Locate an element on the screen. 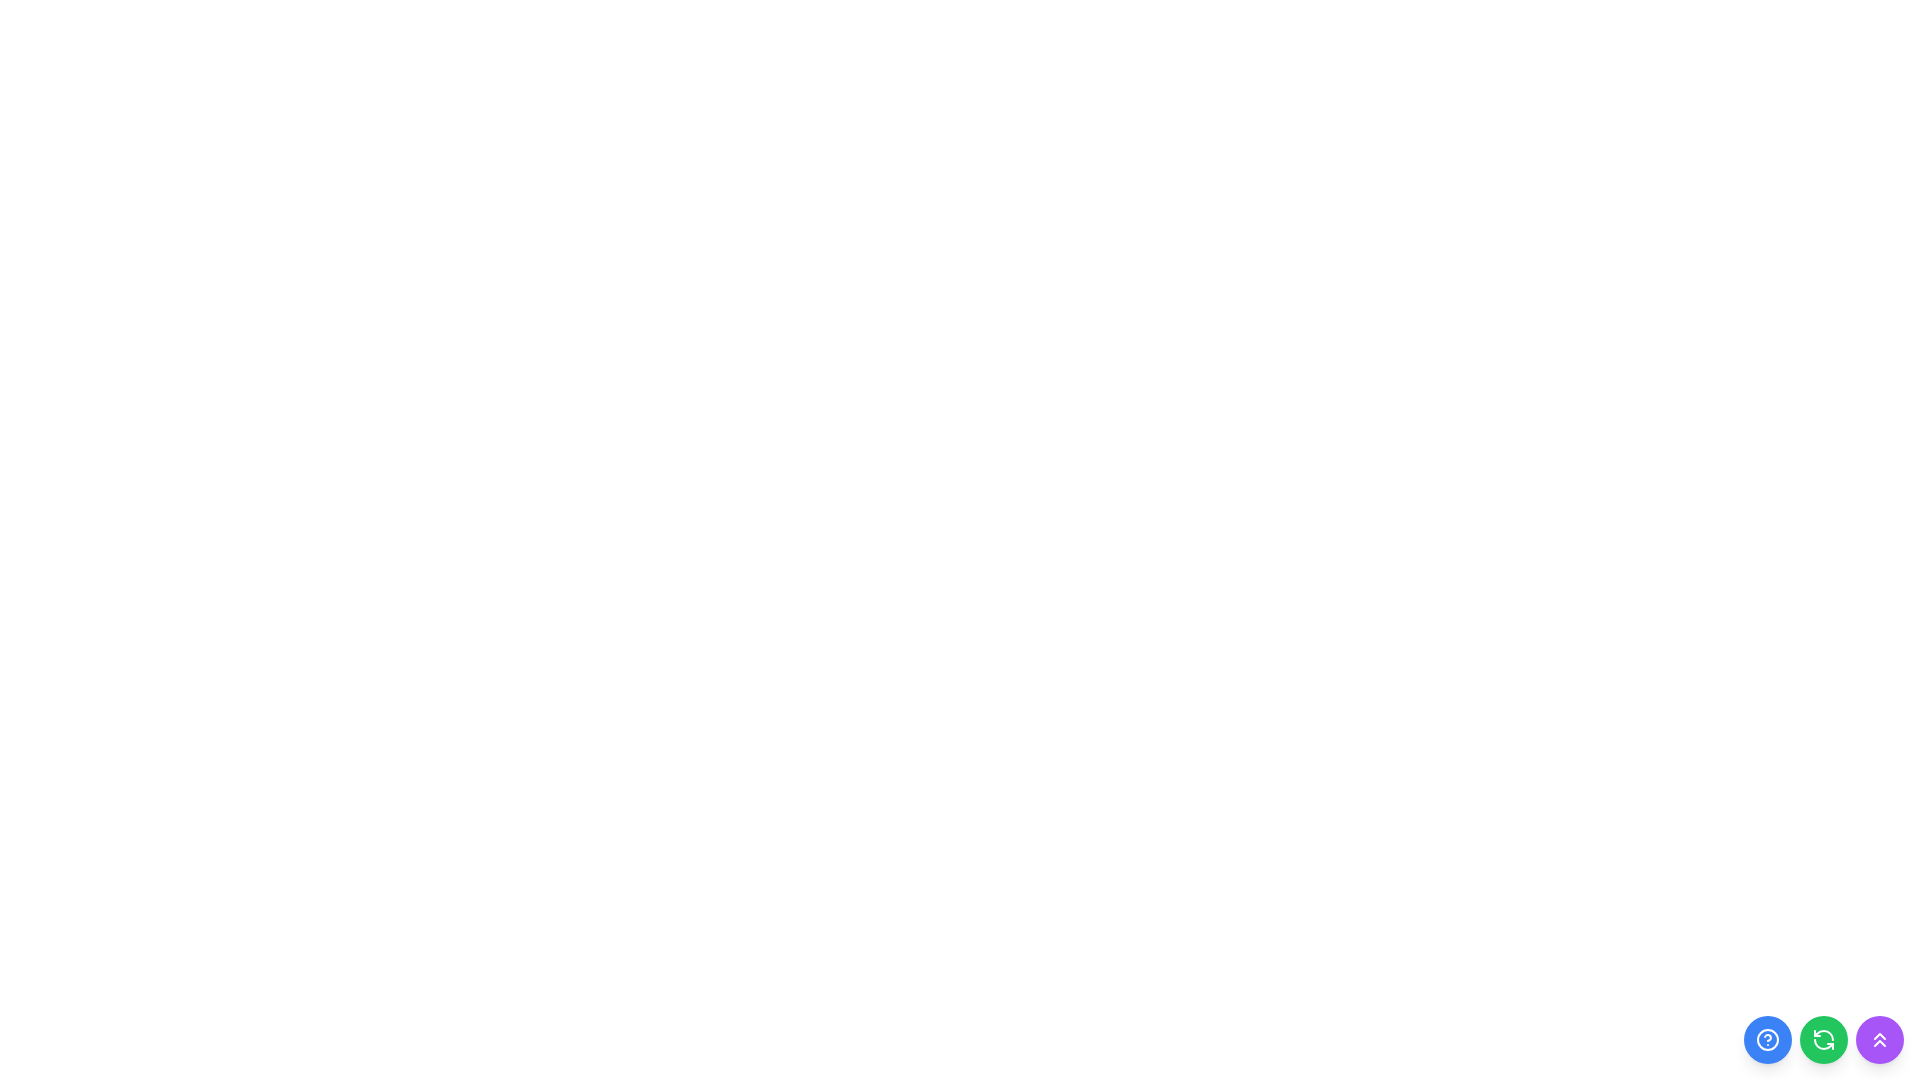  the middle circular button located at the bottom-right of the interface to reload content is located at coordinates (1824, 1039).